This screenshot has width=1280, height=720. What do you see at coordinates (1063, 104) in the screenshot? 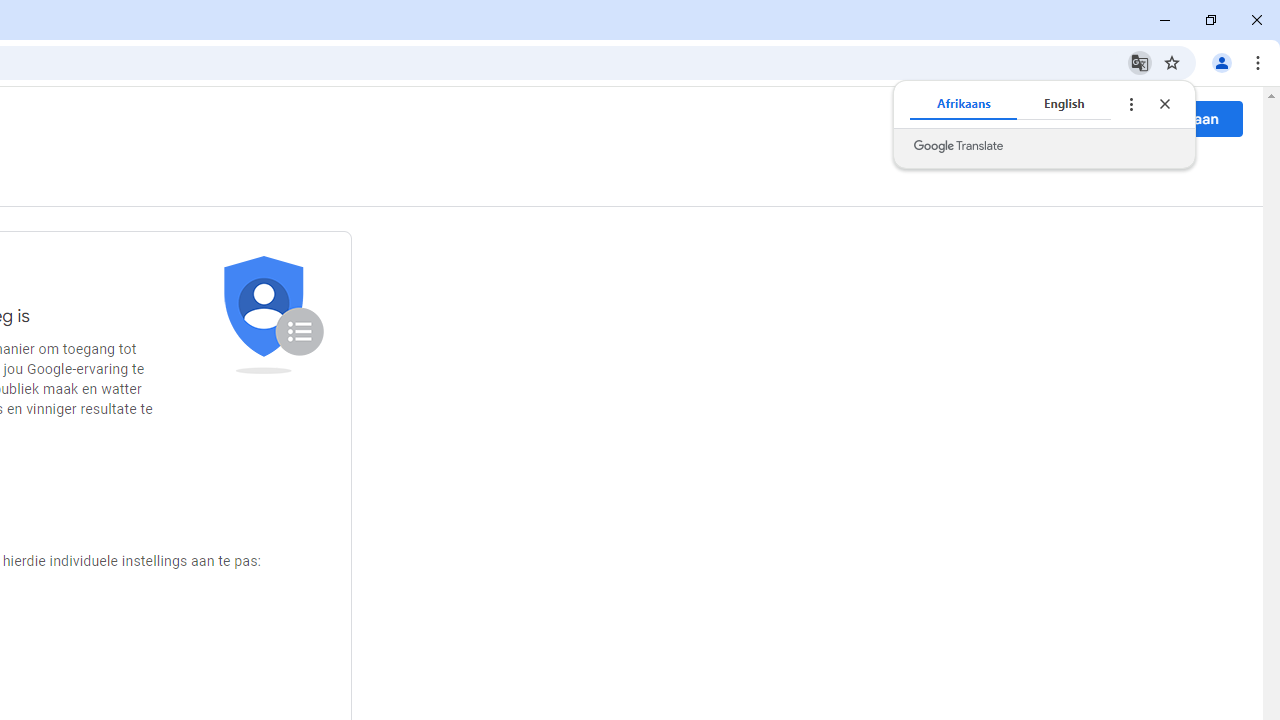
I see `'English'` at bounding box center [1063, 104].